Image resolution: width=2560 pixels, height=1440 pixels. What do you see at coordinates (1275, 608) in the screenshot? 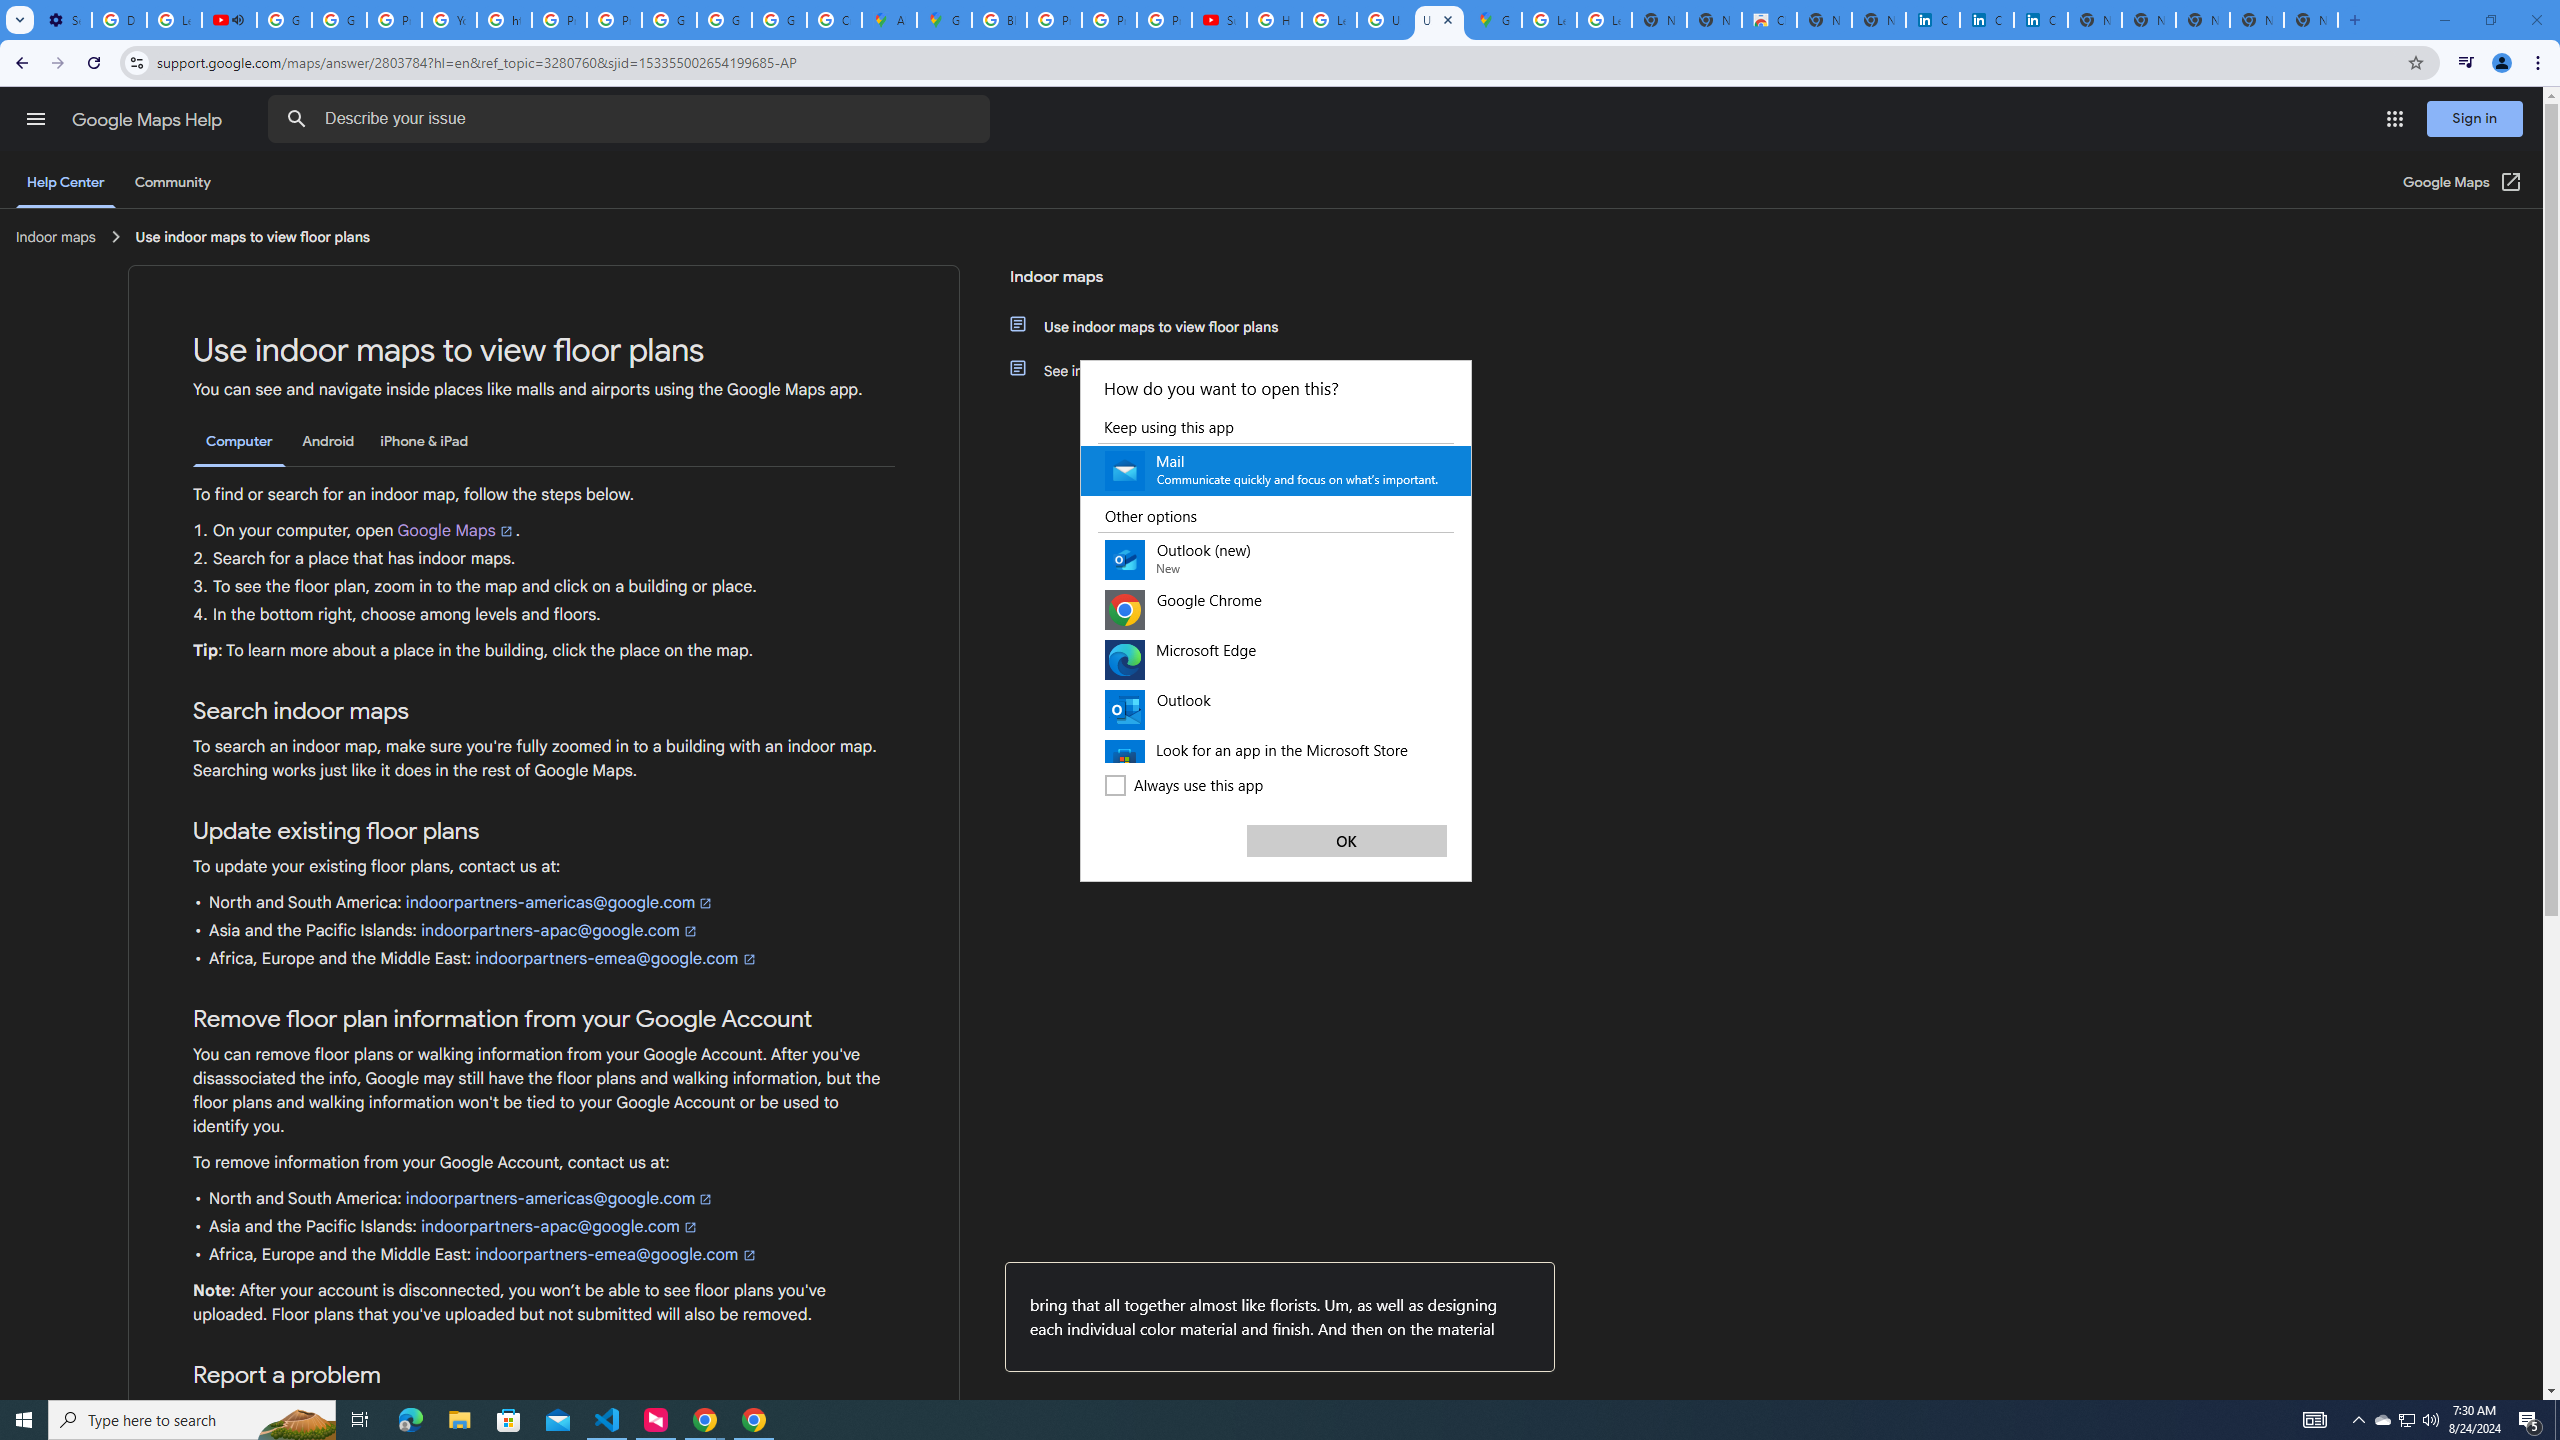
I see `'Google Chrome'` at bounding box center [1275, 608].